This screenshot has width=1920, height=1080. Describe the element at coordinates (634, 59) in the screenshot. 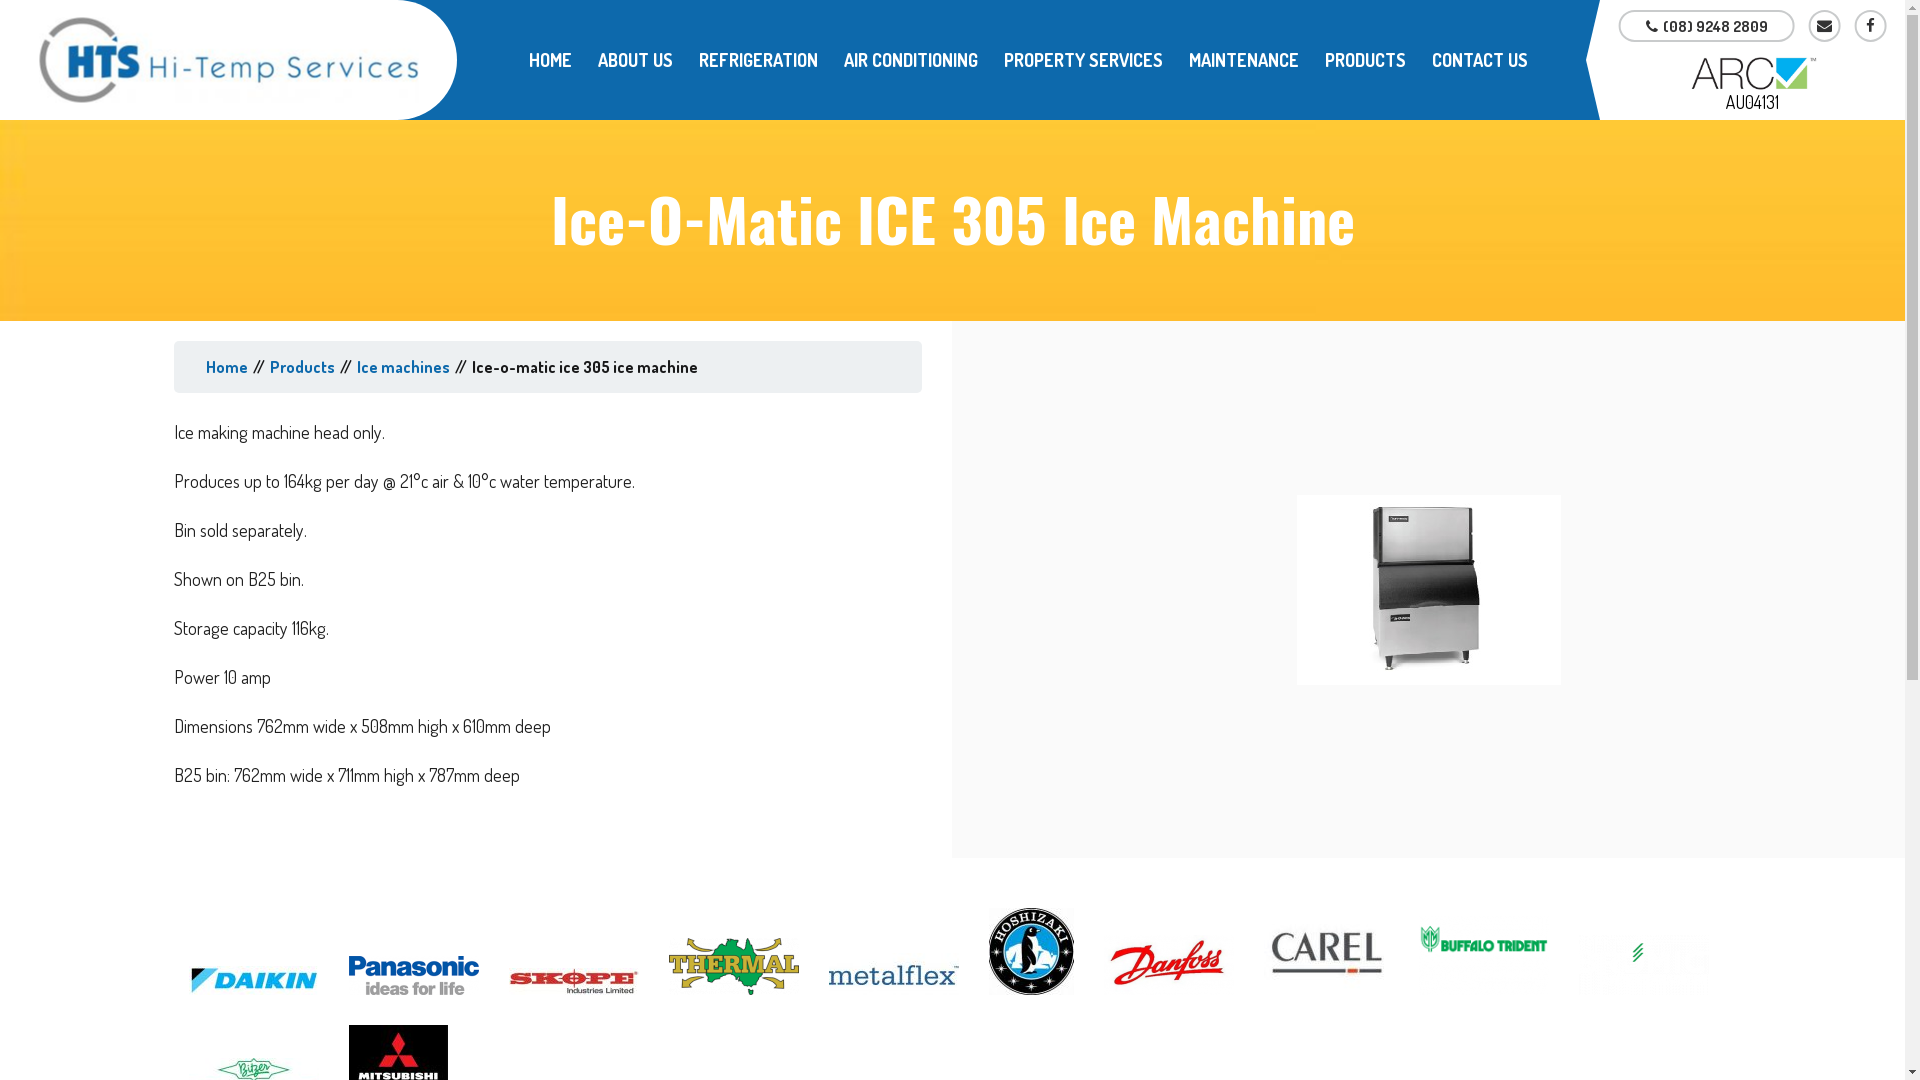

I see `'ABOUT US'` at that location.